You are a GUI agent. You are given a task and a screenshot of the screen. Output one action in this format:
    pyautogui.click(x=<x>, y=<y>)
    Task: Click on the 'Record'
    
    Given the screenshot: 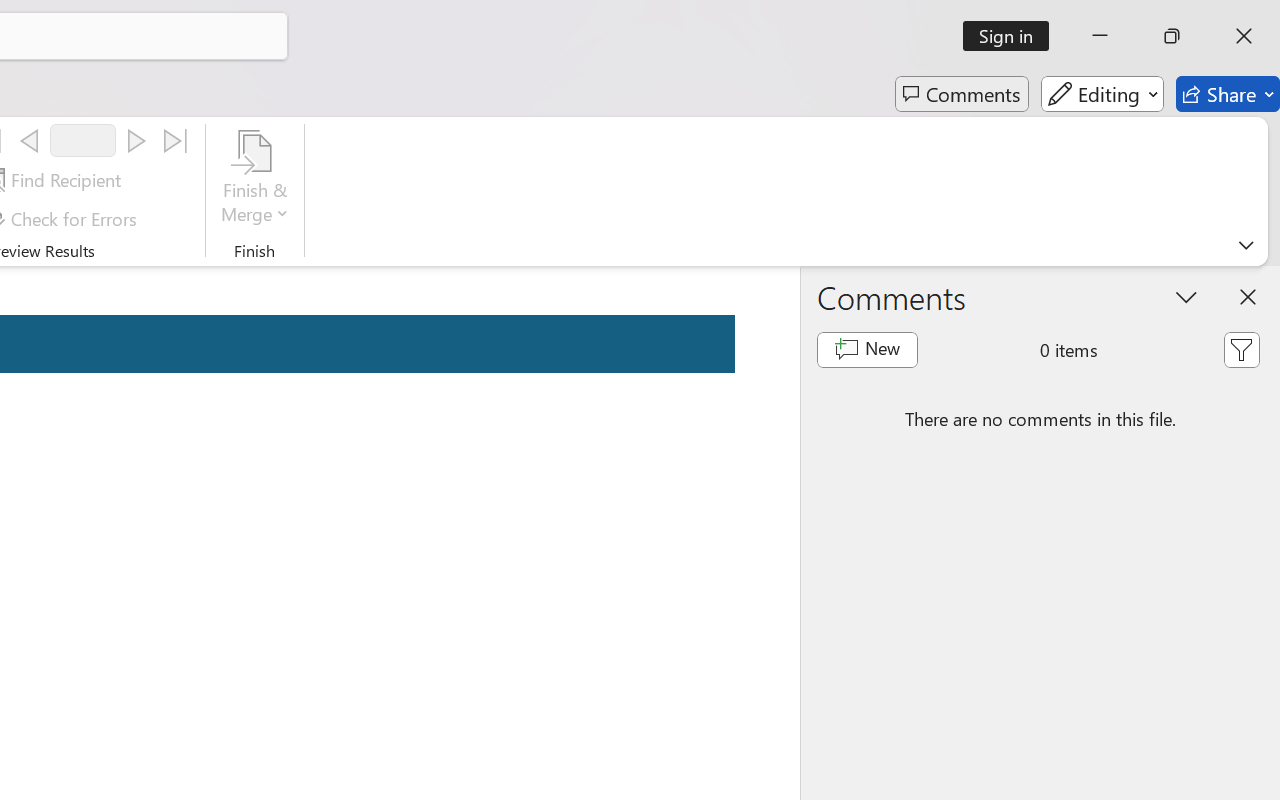 What is the action you would take?
    pyautogui.click(x=82, y=140)
    